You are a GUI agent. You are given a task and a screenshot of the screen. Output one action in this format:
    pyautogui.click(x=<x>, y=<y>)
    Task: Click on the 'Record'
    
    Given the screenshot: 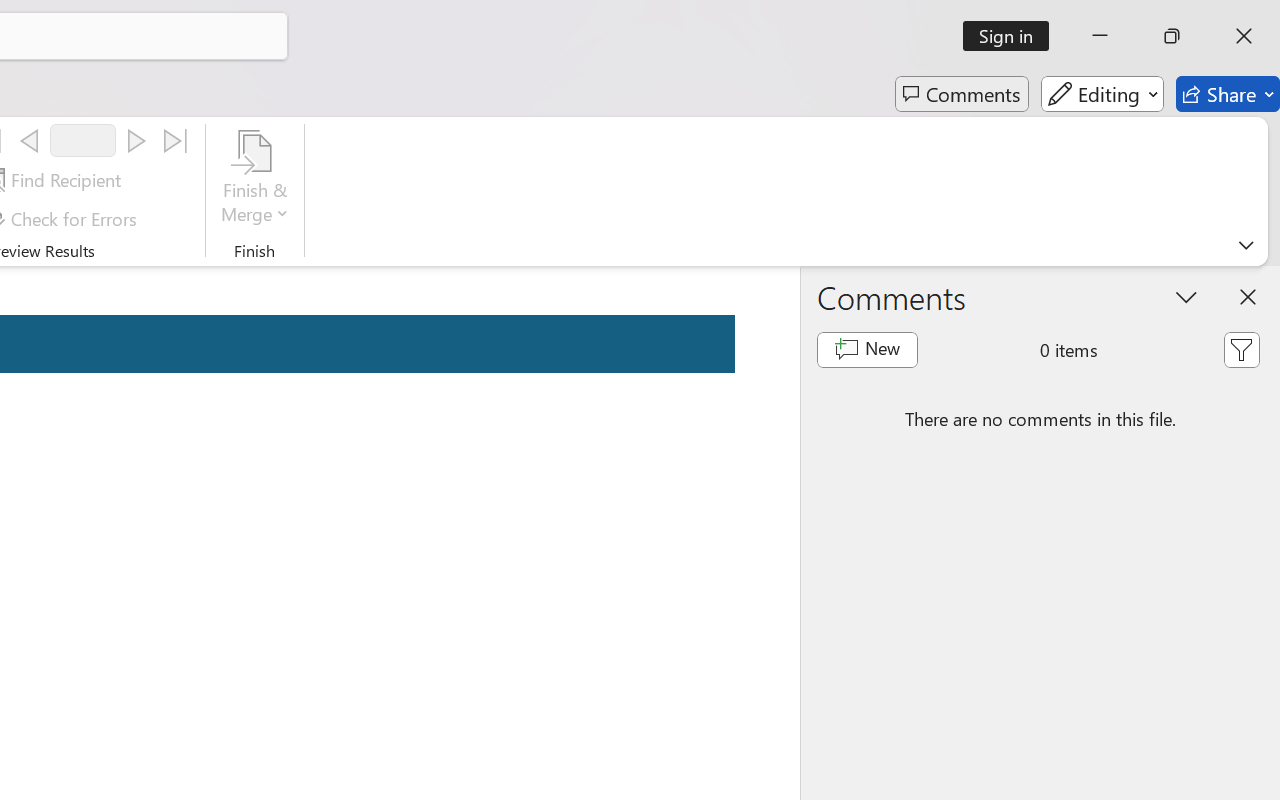 What is the action you would take?
    pyautogui.click(x=82, y=140)
    